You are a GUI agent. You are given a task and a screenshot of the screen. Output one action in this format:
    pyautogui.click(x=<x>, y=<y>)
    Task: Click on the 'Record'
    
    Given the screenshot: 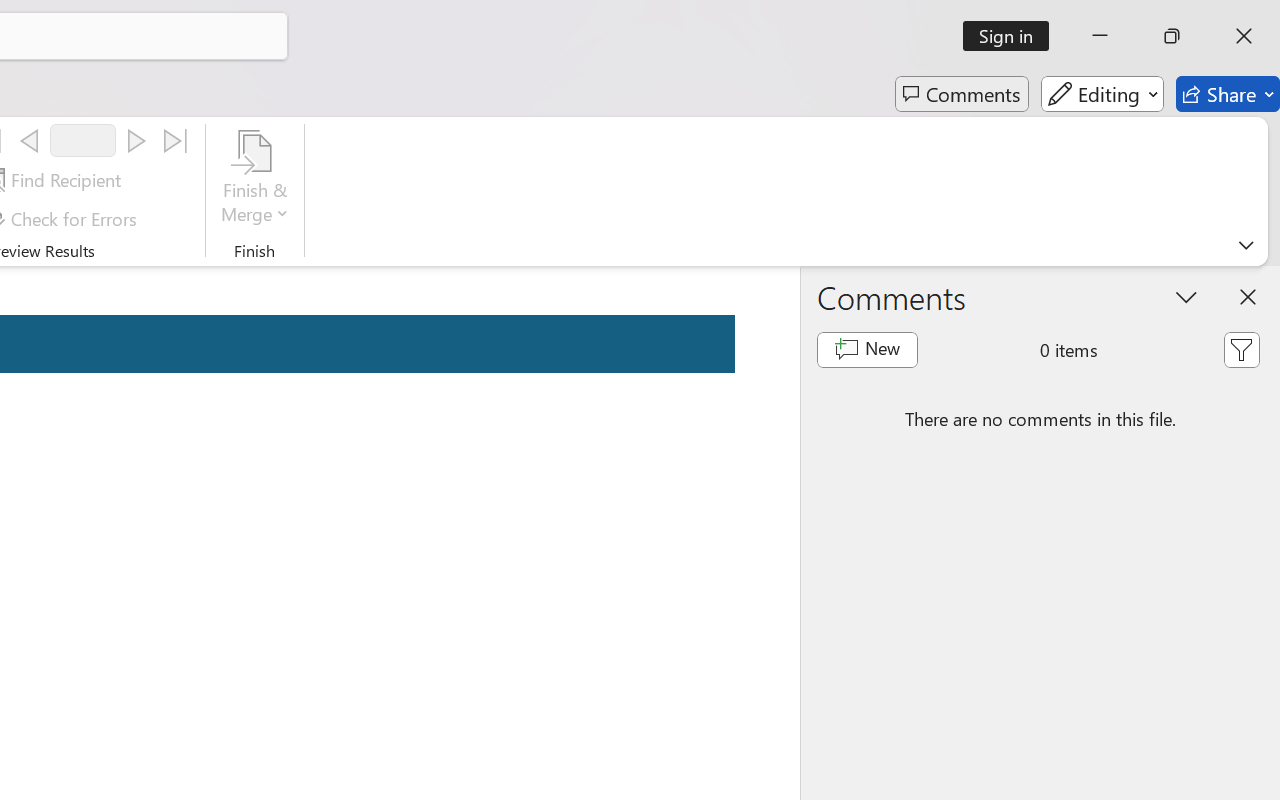 What is the action you would take?
    pyautogui.click(x=82, y=140)
    